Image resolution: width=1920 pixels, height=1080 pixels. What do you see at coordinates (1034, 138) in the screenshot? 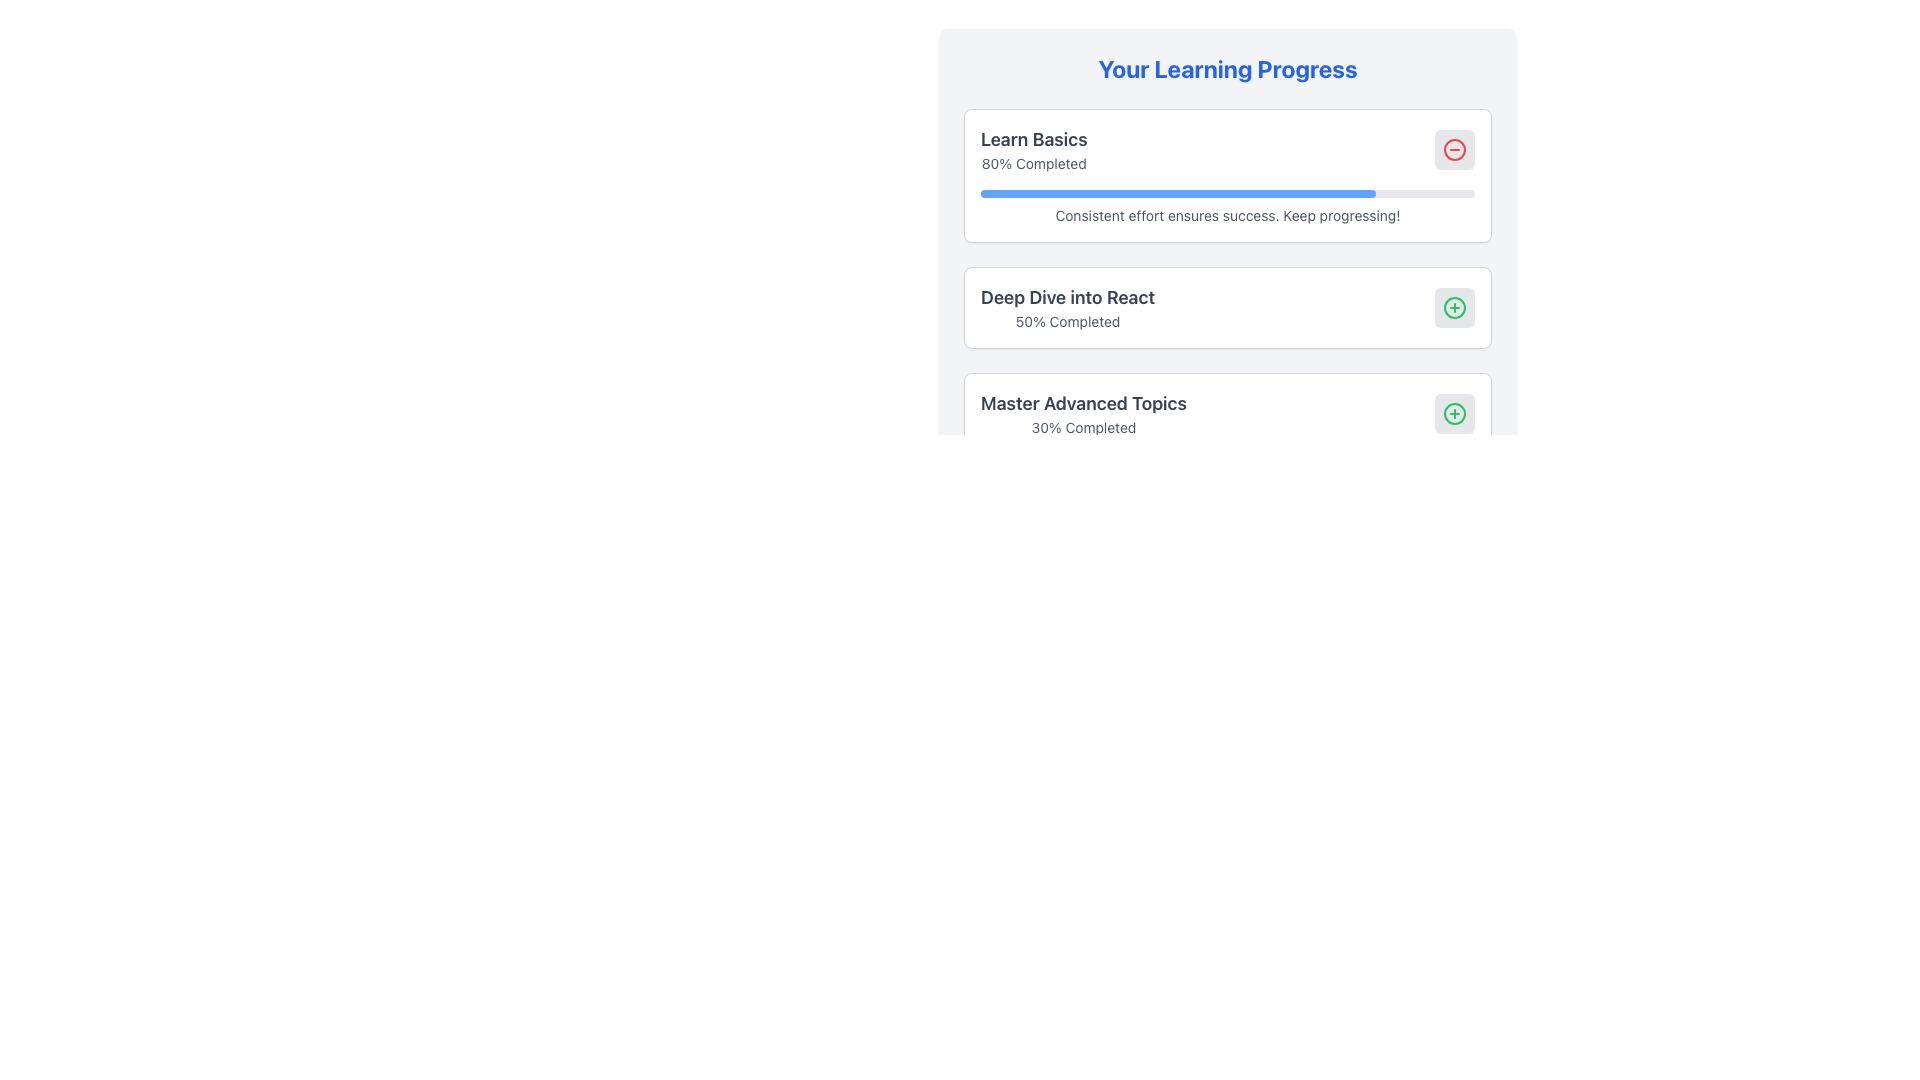
I see `text element titled 'Learn Basics', which serves as a heading for a learning module, located at the top of the progress section` at bounding box center [1034, 138].